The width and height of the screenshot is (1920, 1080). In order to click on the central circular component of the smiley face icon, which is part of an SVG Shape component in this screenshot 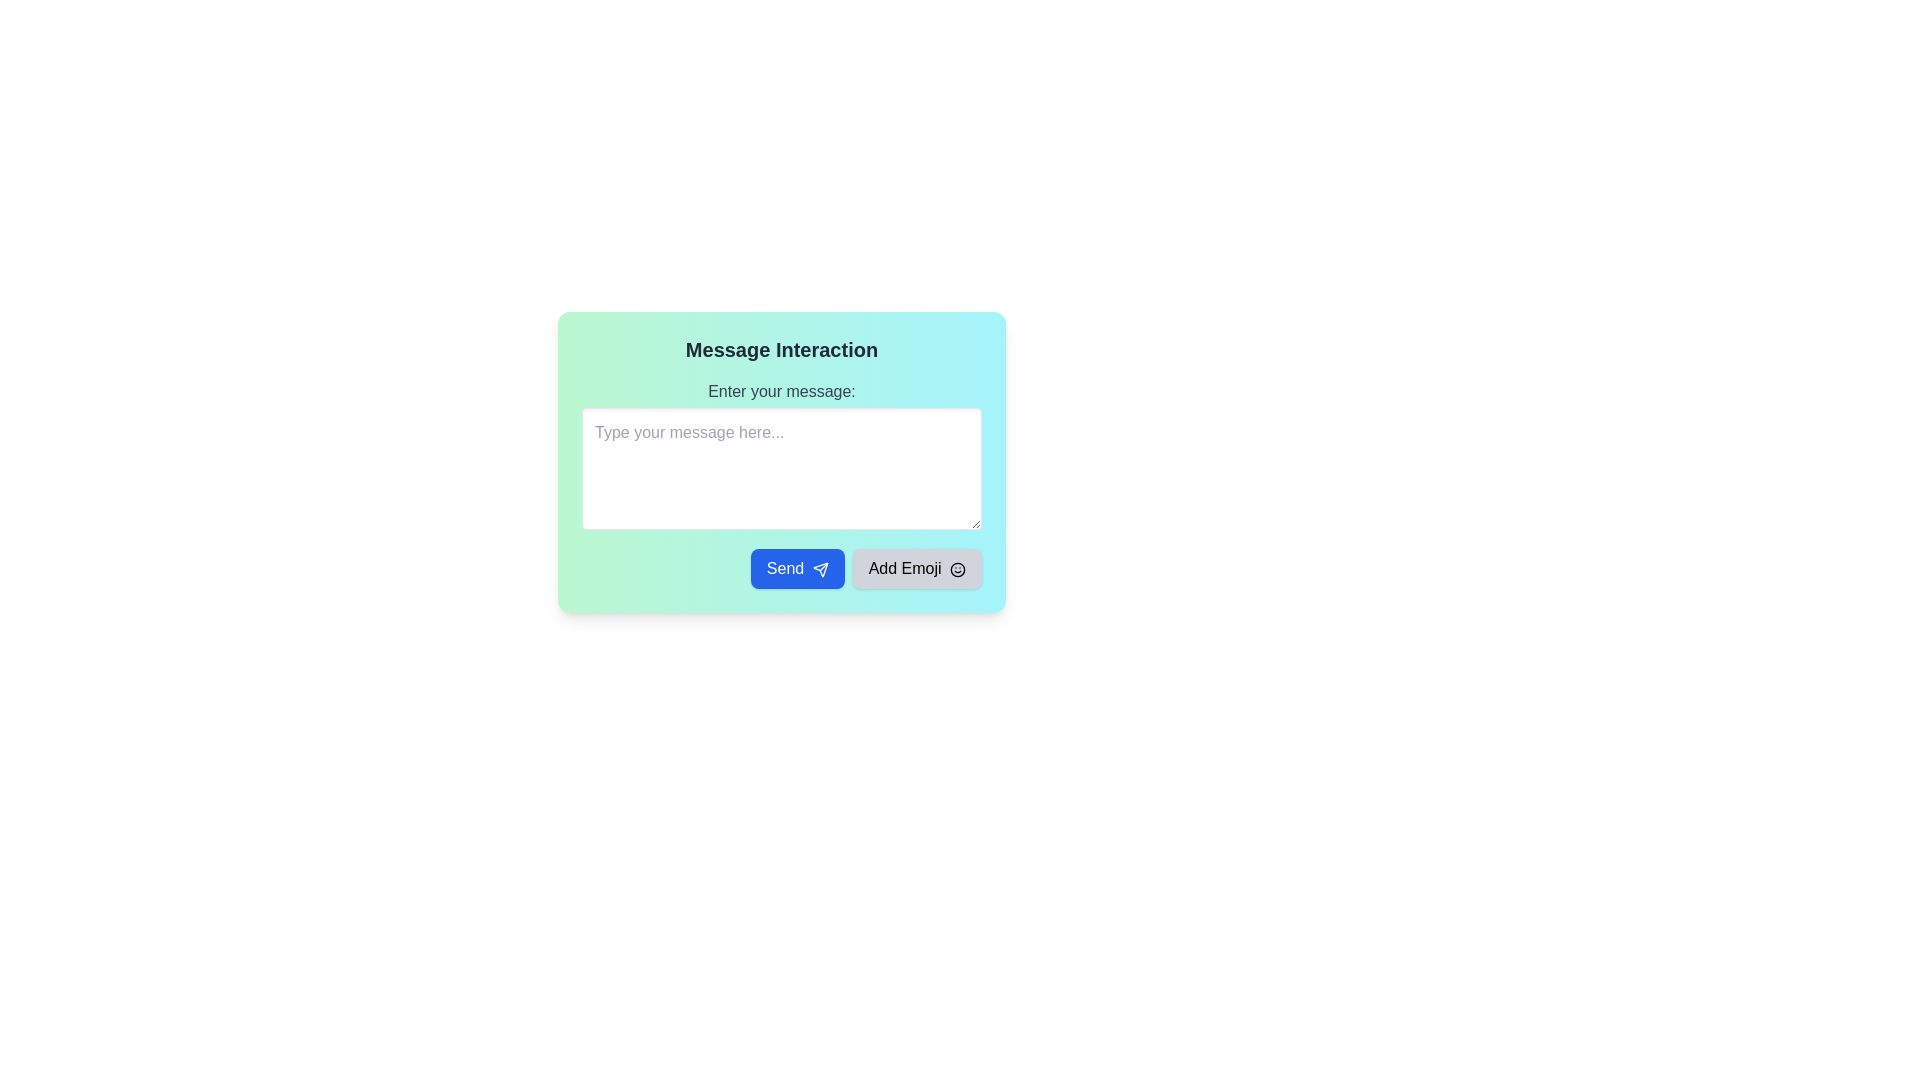, I will do `click(957, 569)`.